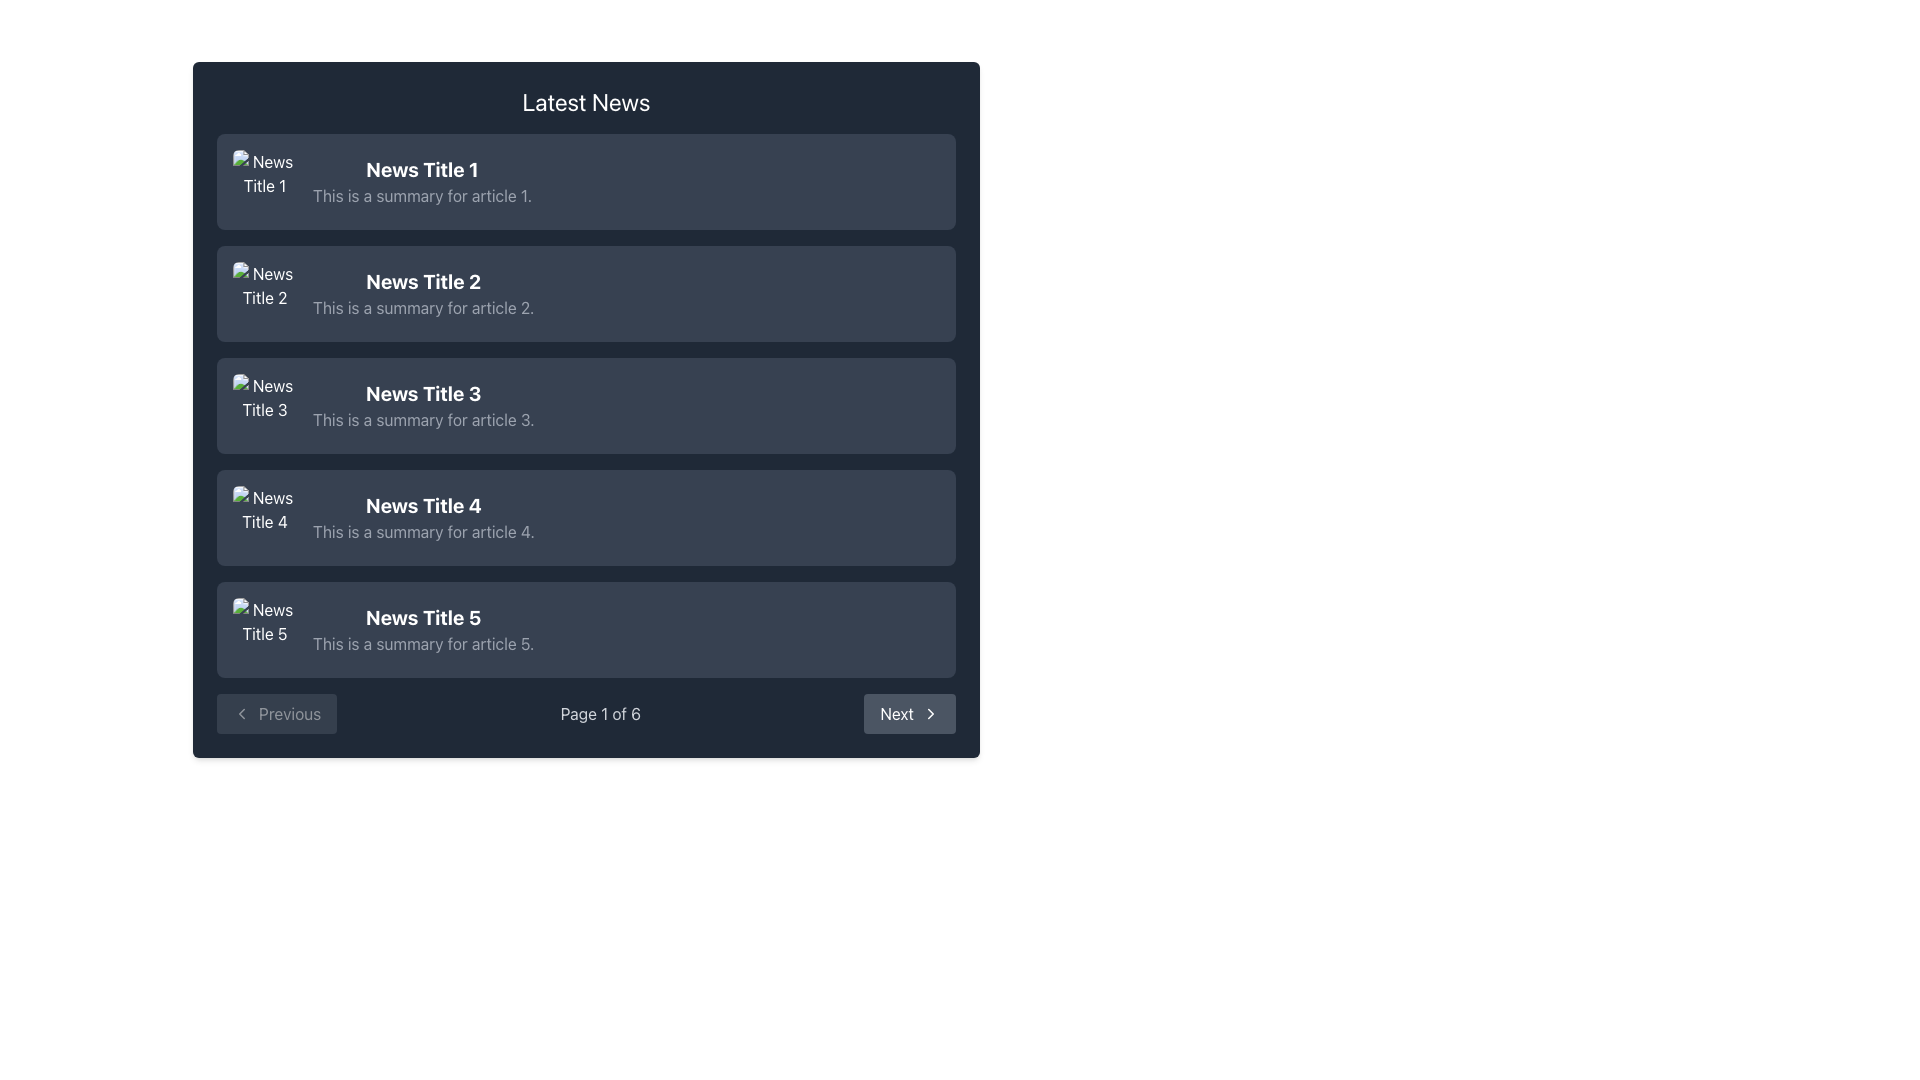  What do you see at coordinates (263, 628) in the screenshot?
I see `the placeholder icon for 'News Title 5', located in the fifth row of news items, which features landscape elements like mountains and sky` at bounding box center [263, 628].